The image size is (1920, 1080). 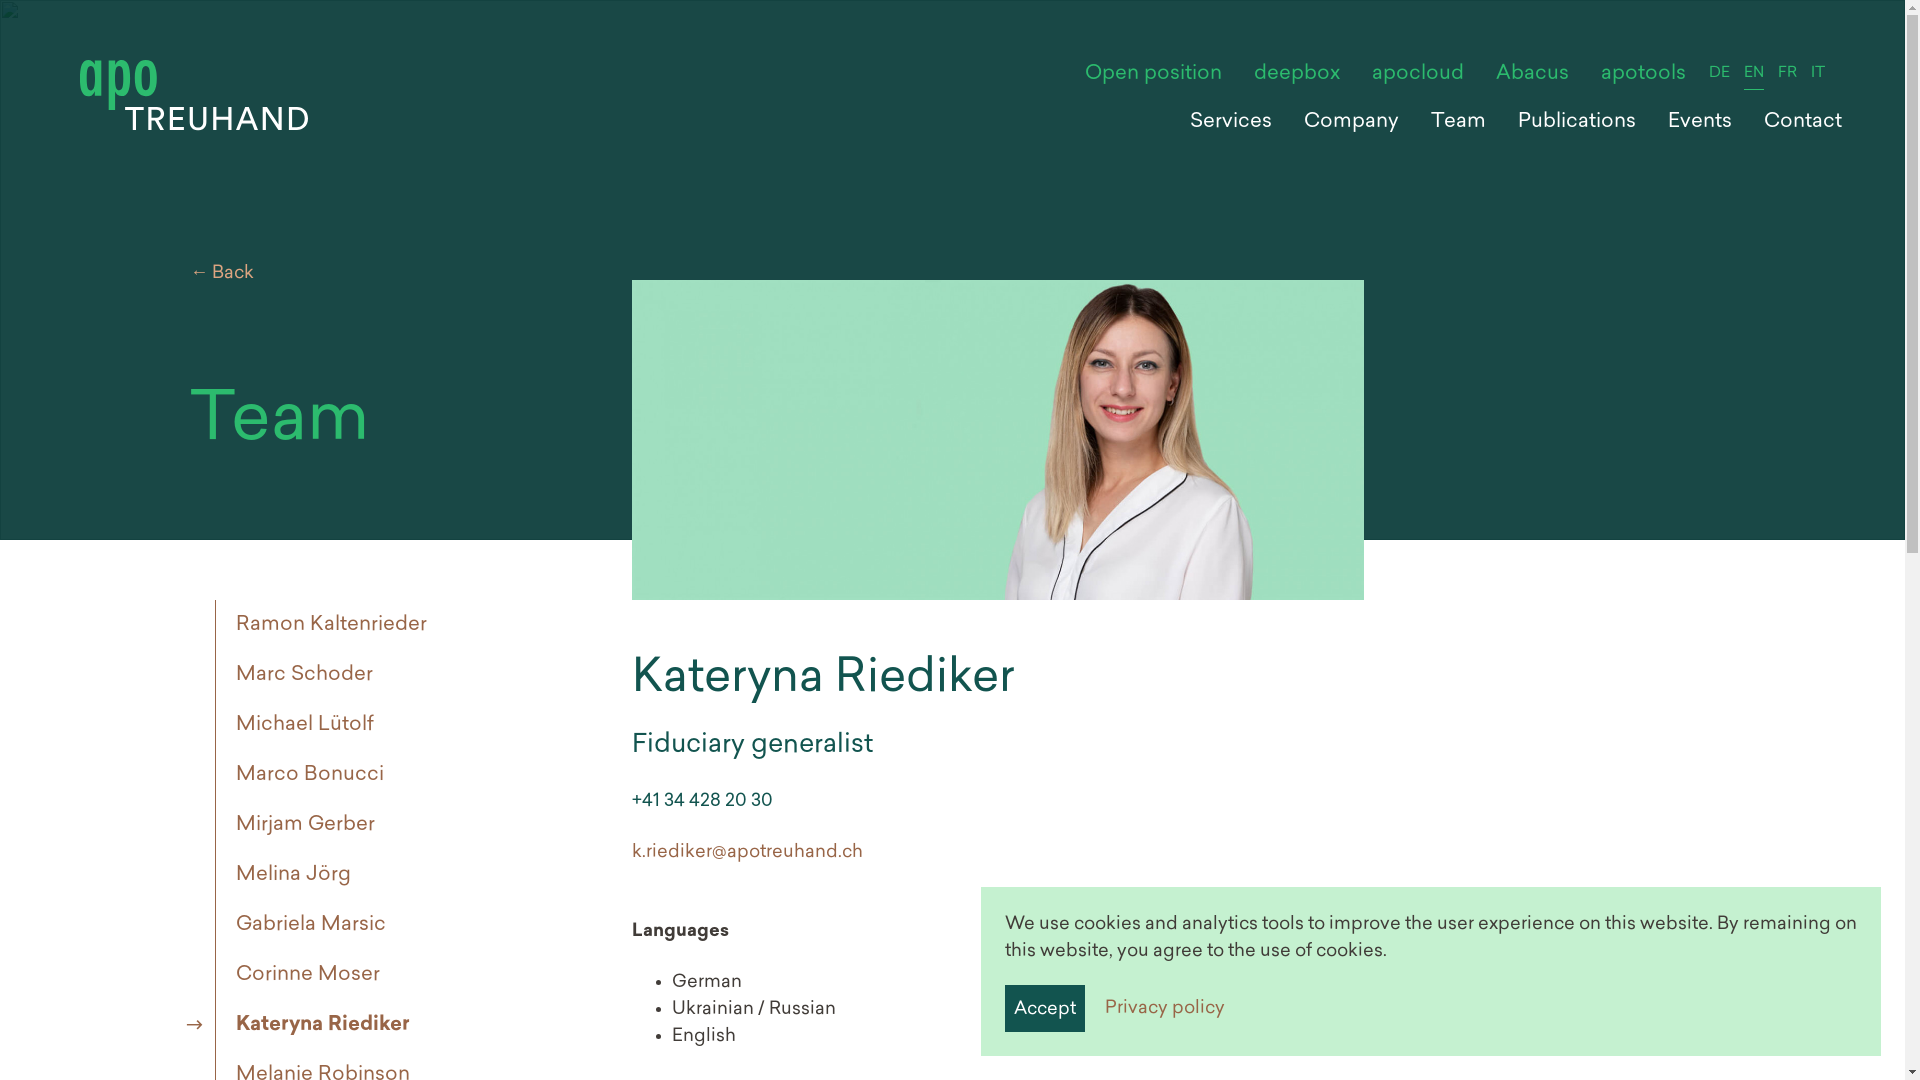 What do you see at coordinates (746, 852) in the screenshot?
I see `'k.riediker@apotreuhand.ch'` at bounding box center [746, 852].